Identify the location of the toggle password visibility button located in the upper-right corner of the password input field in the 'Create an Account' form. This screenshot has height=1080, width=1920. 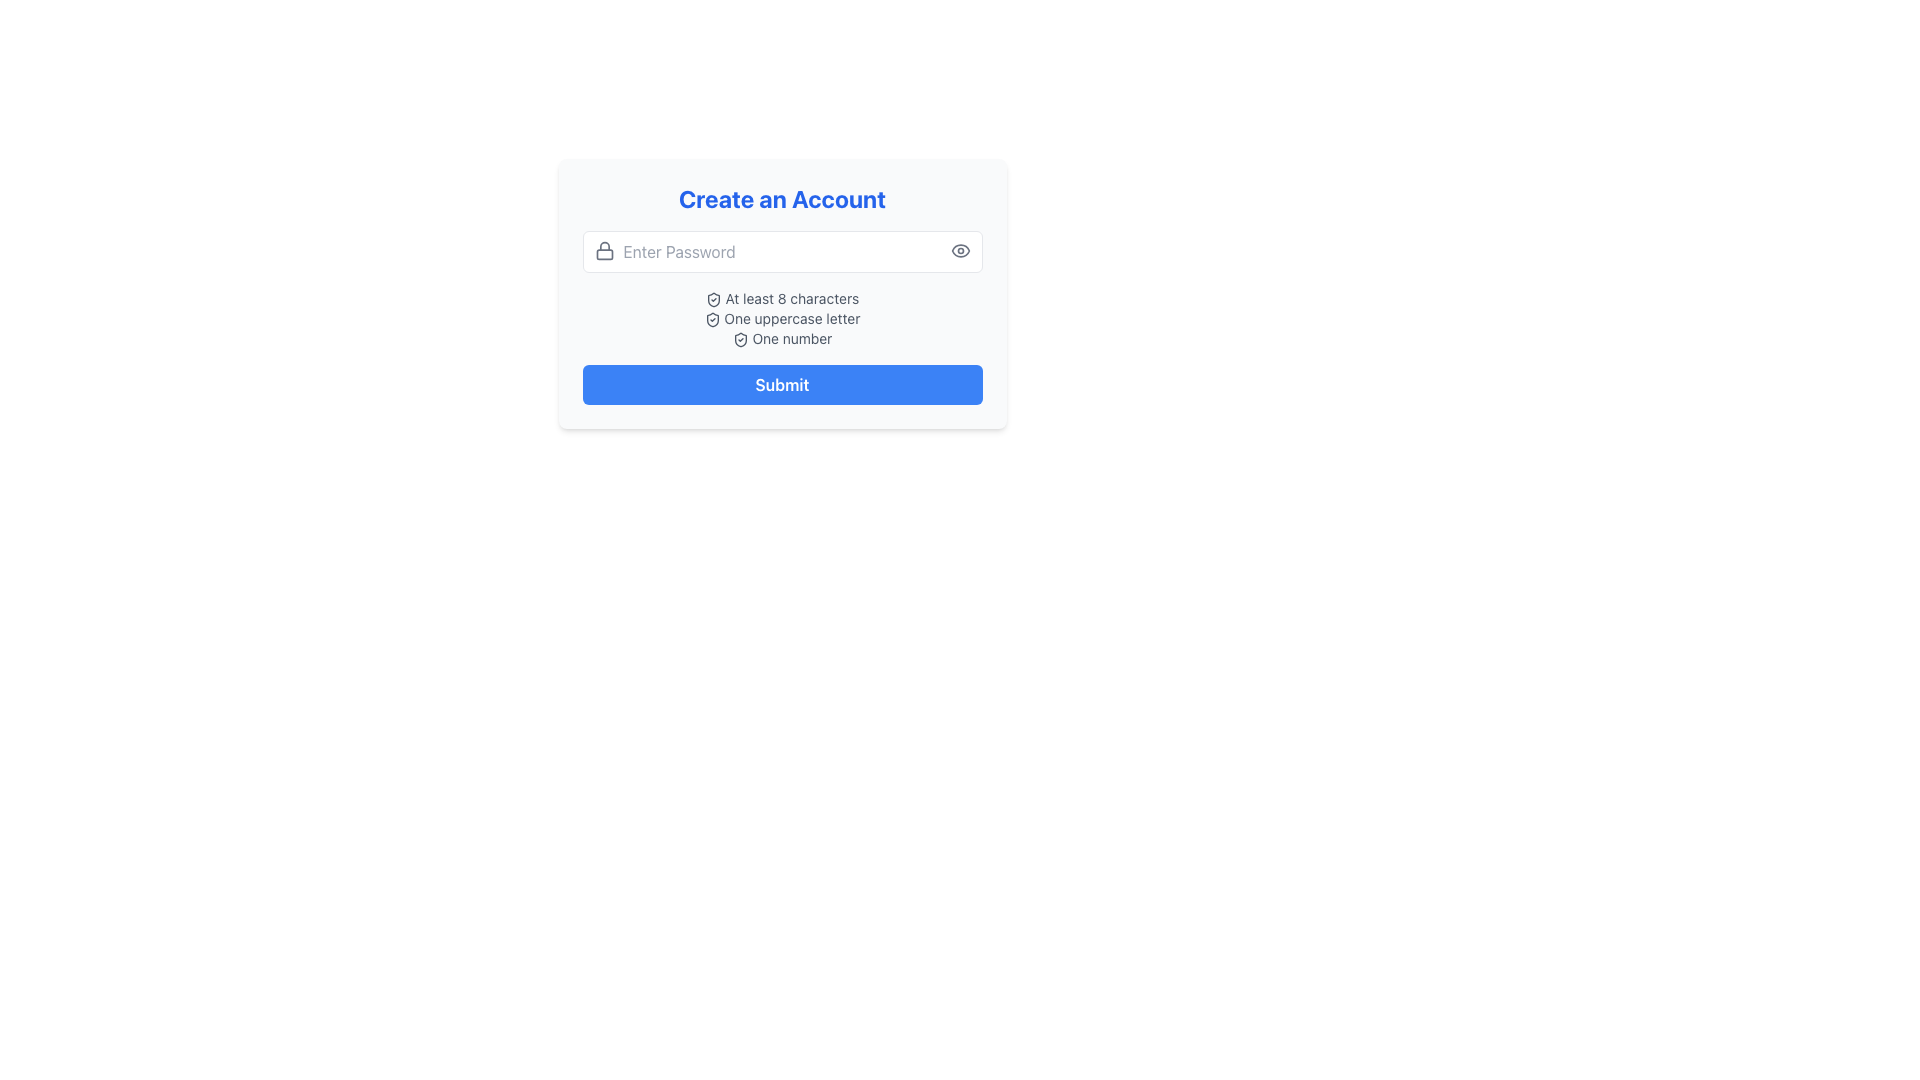
(960, 249).